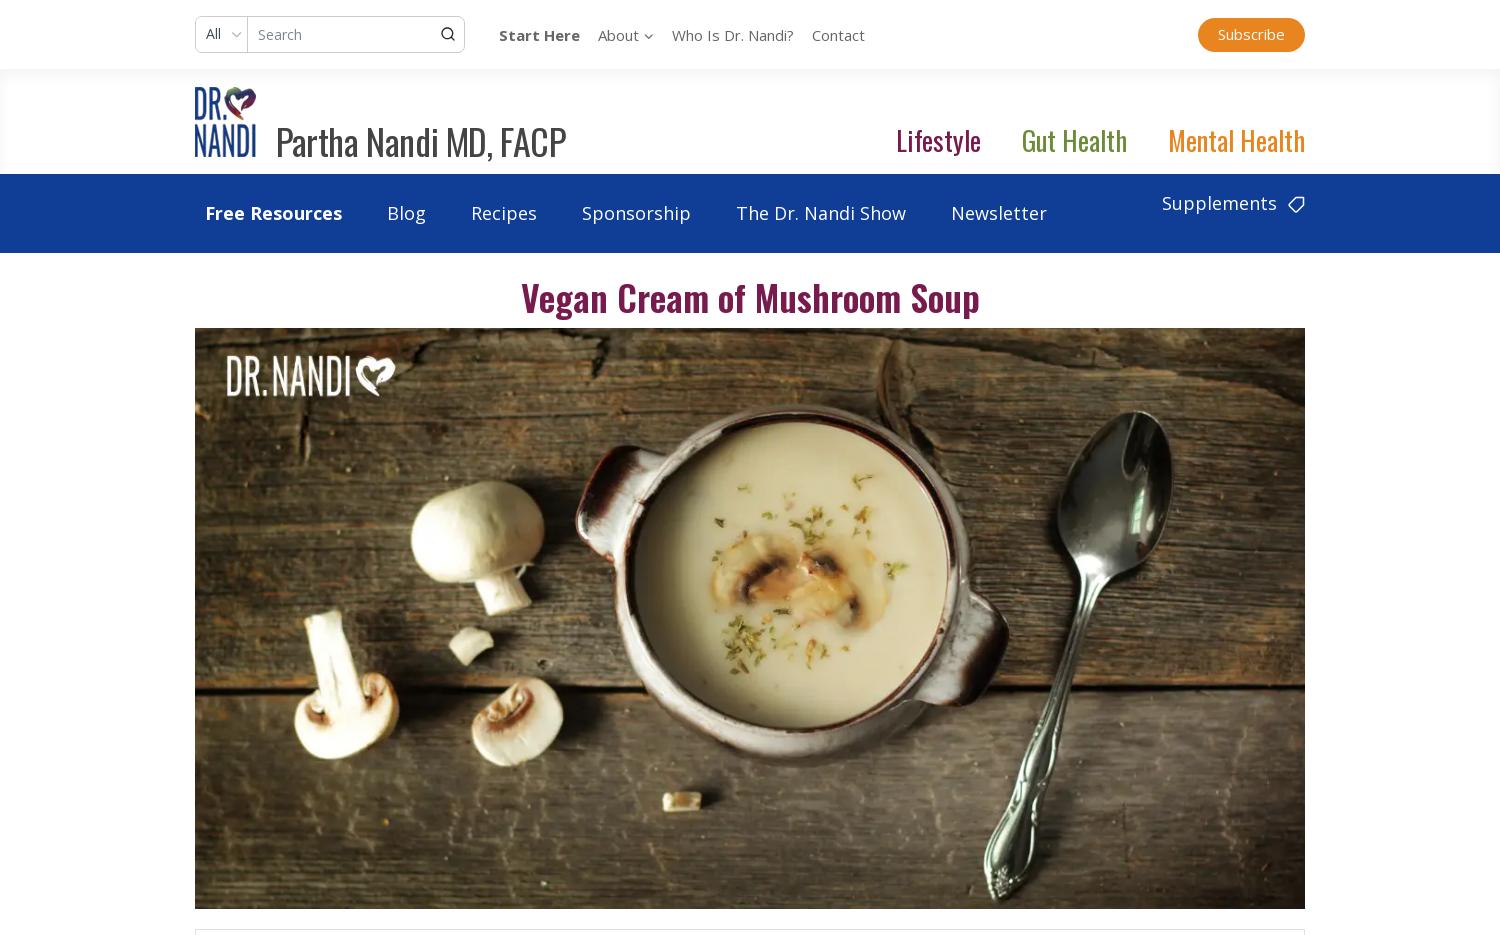 The width and height of the screenshot is (1500, 935). What do you see at coordinates (1073, 139) in the screenshot?
I see `'Gut Health'` at bounding box center [1073, 139].